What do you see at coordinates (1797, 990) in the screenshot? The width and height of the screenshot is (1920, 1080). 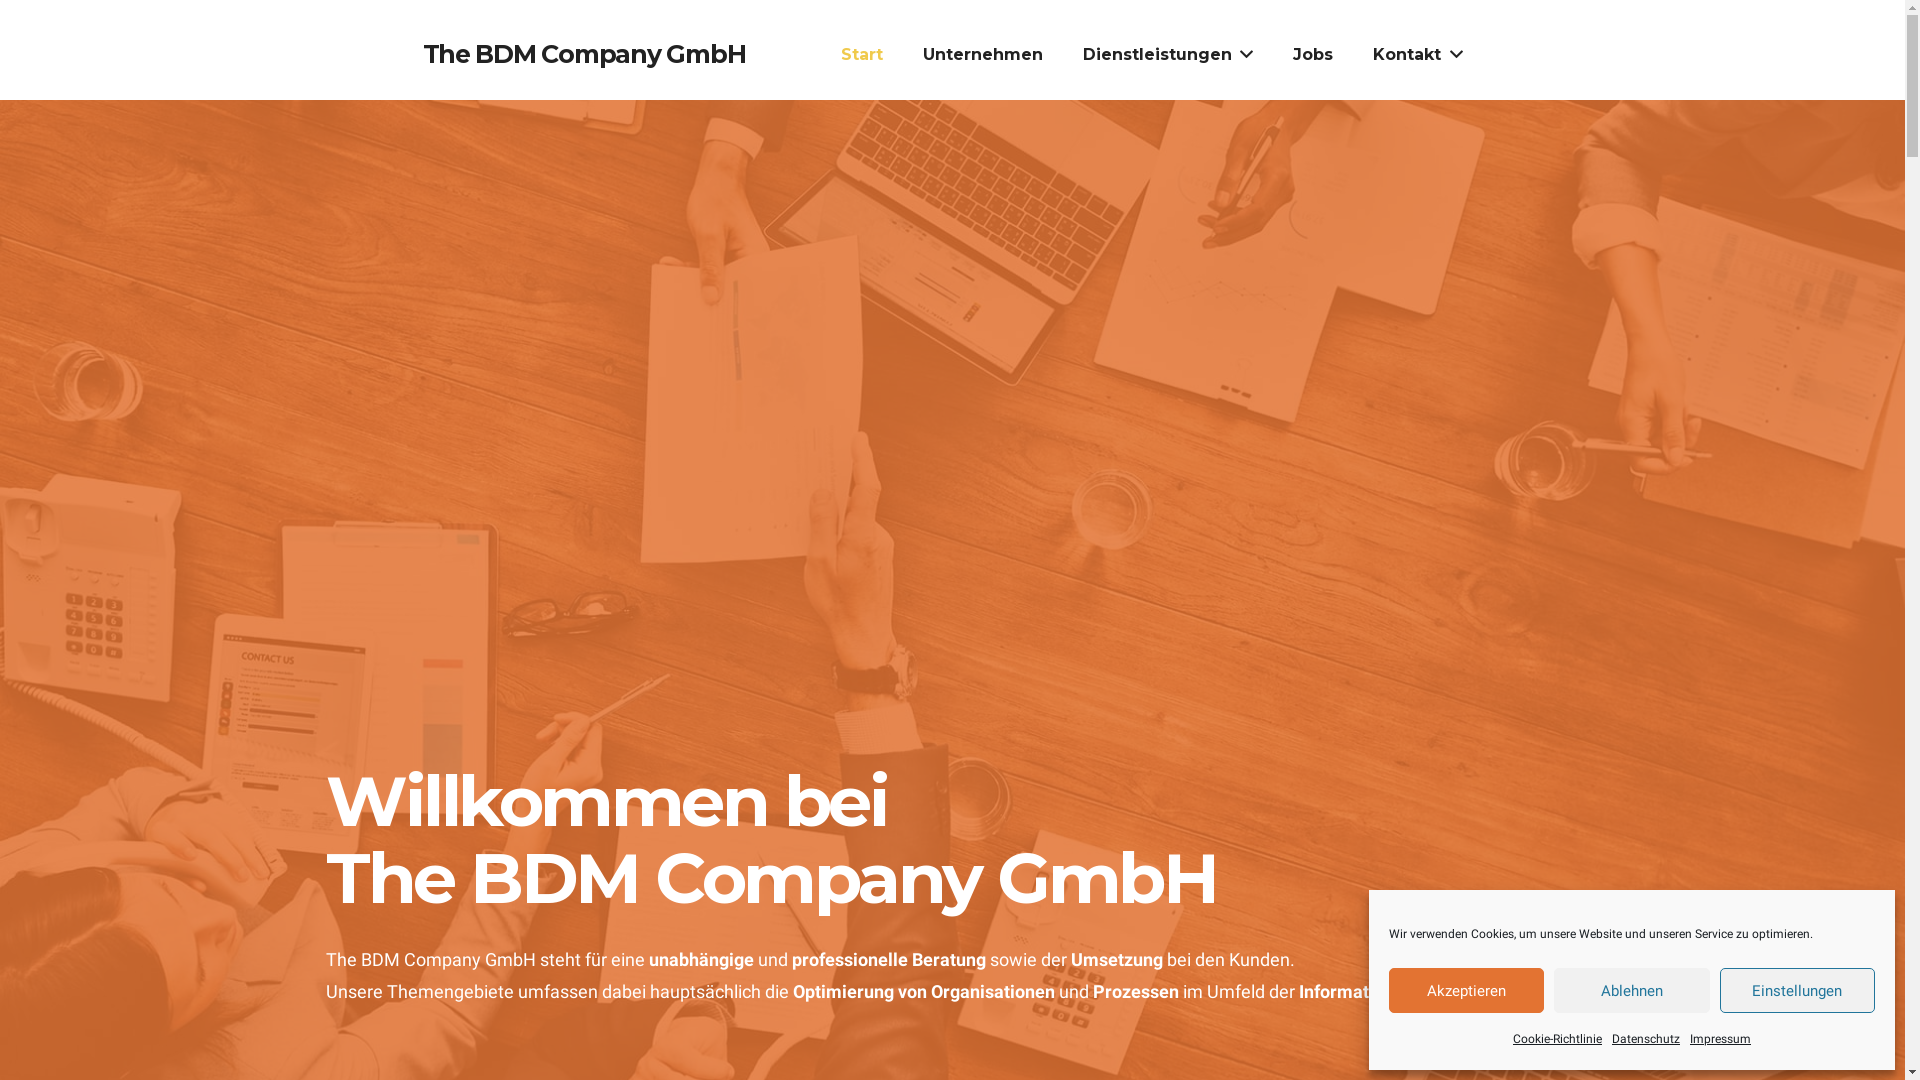 I see `'Einstellungen'` at bounding box center [1797, 990].